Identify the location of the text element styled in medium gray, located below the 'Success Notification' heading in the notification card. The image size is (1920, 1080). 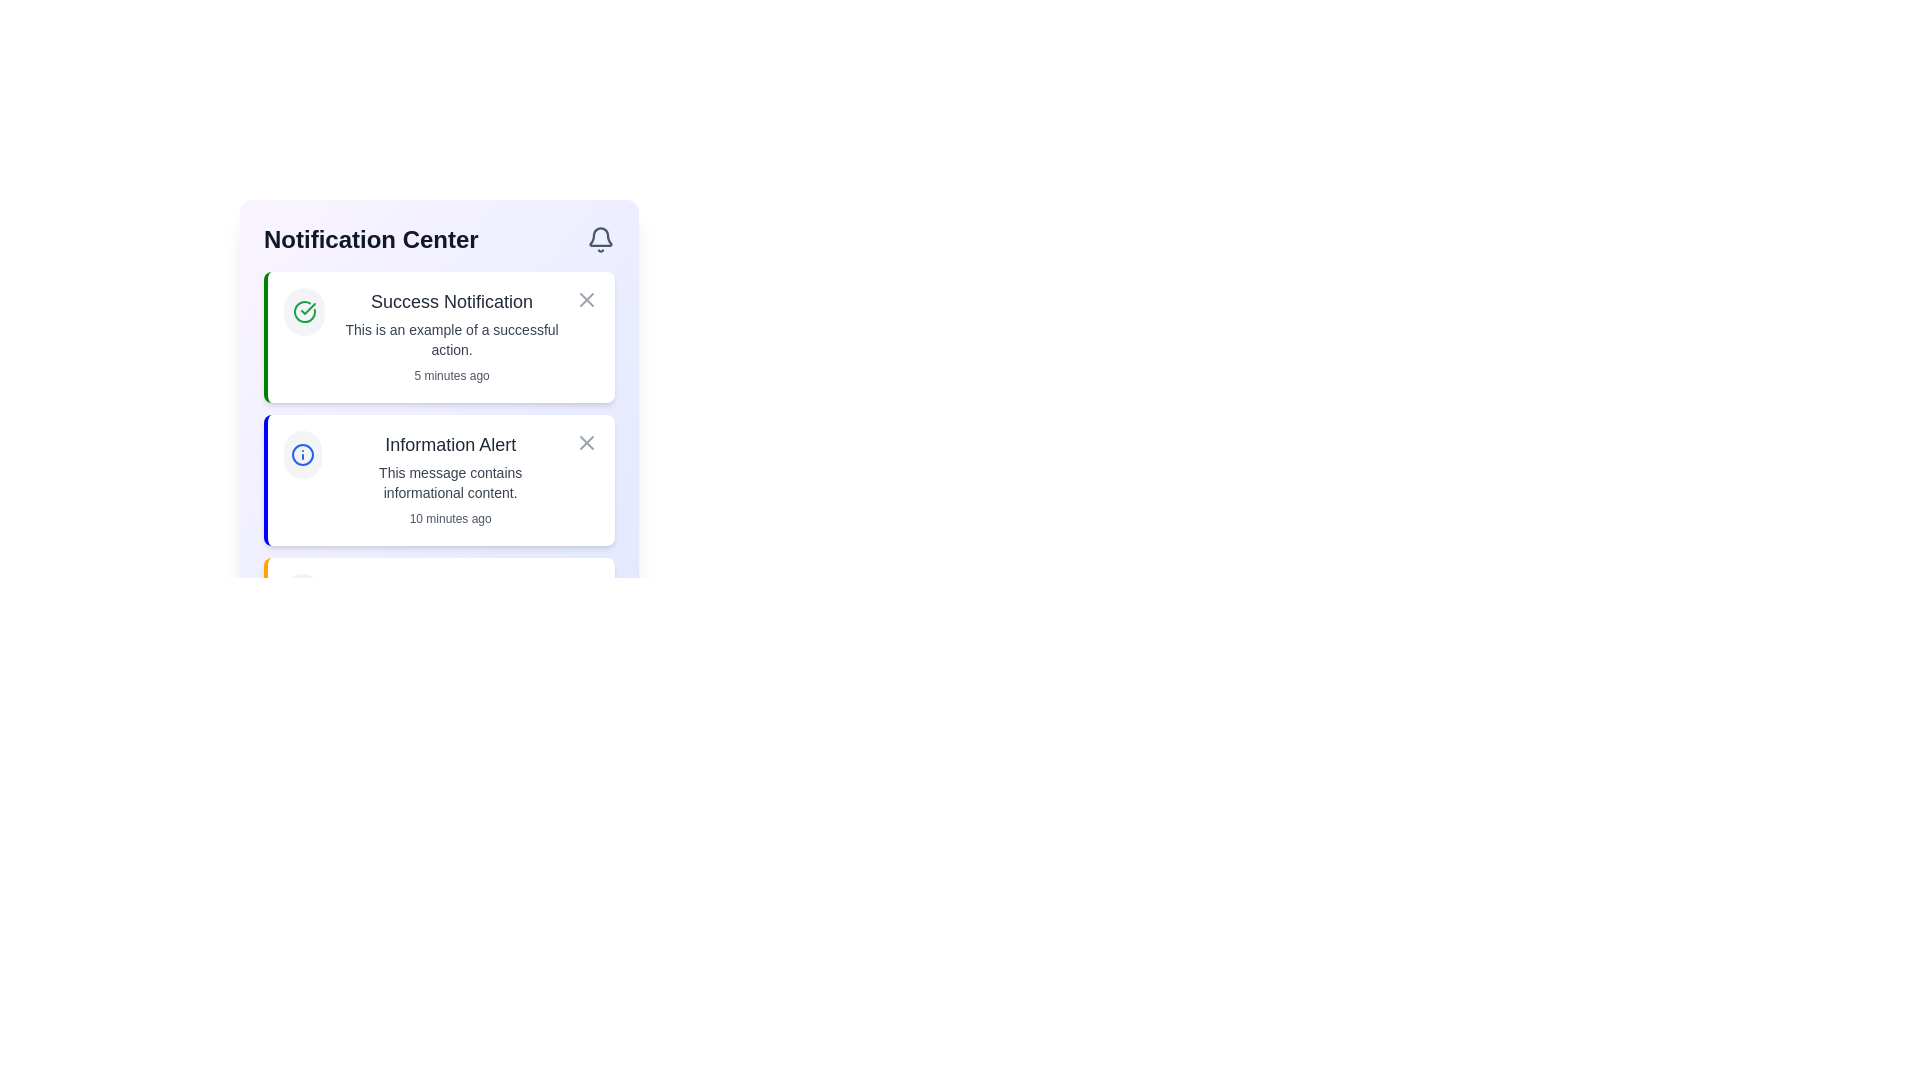
(451, 338).